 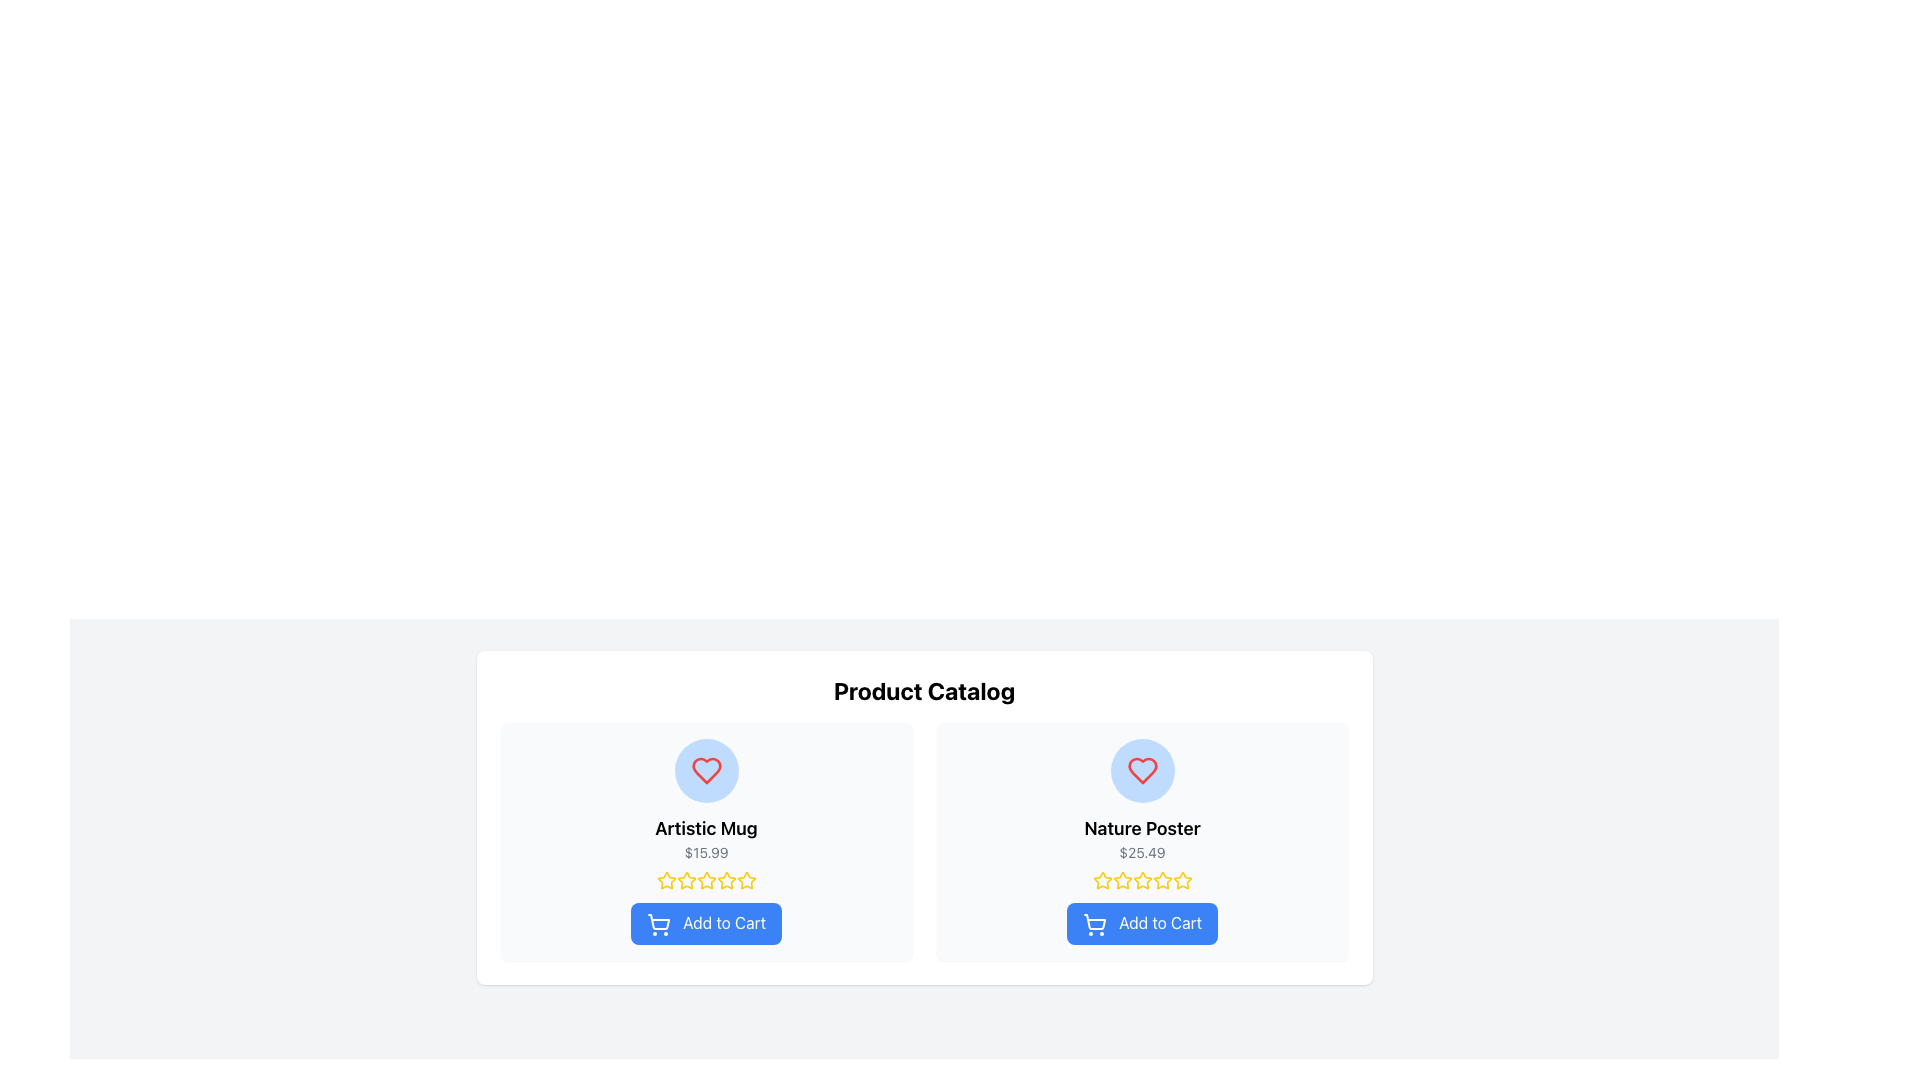 What do you see at coordinates (1101, 879) in the screenshot?
I see `the first star icon in the rating bar of the 'Nature Poster' product card` at bounding box center [1101, 879].